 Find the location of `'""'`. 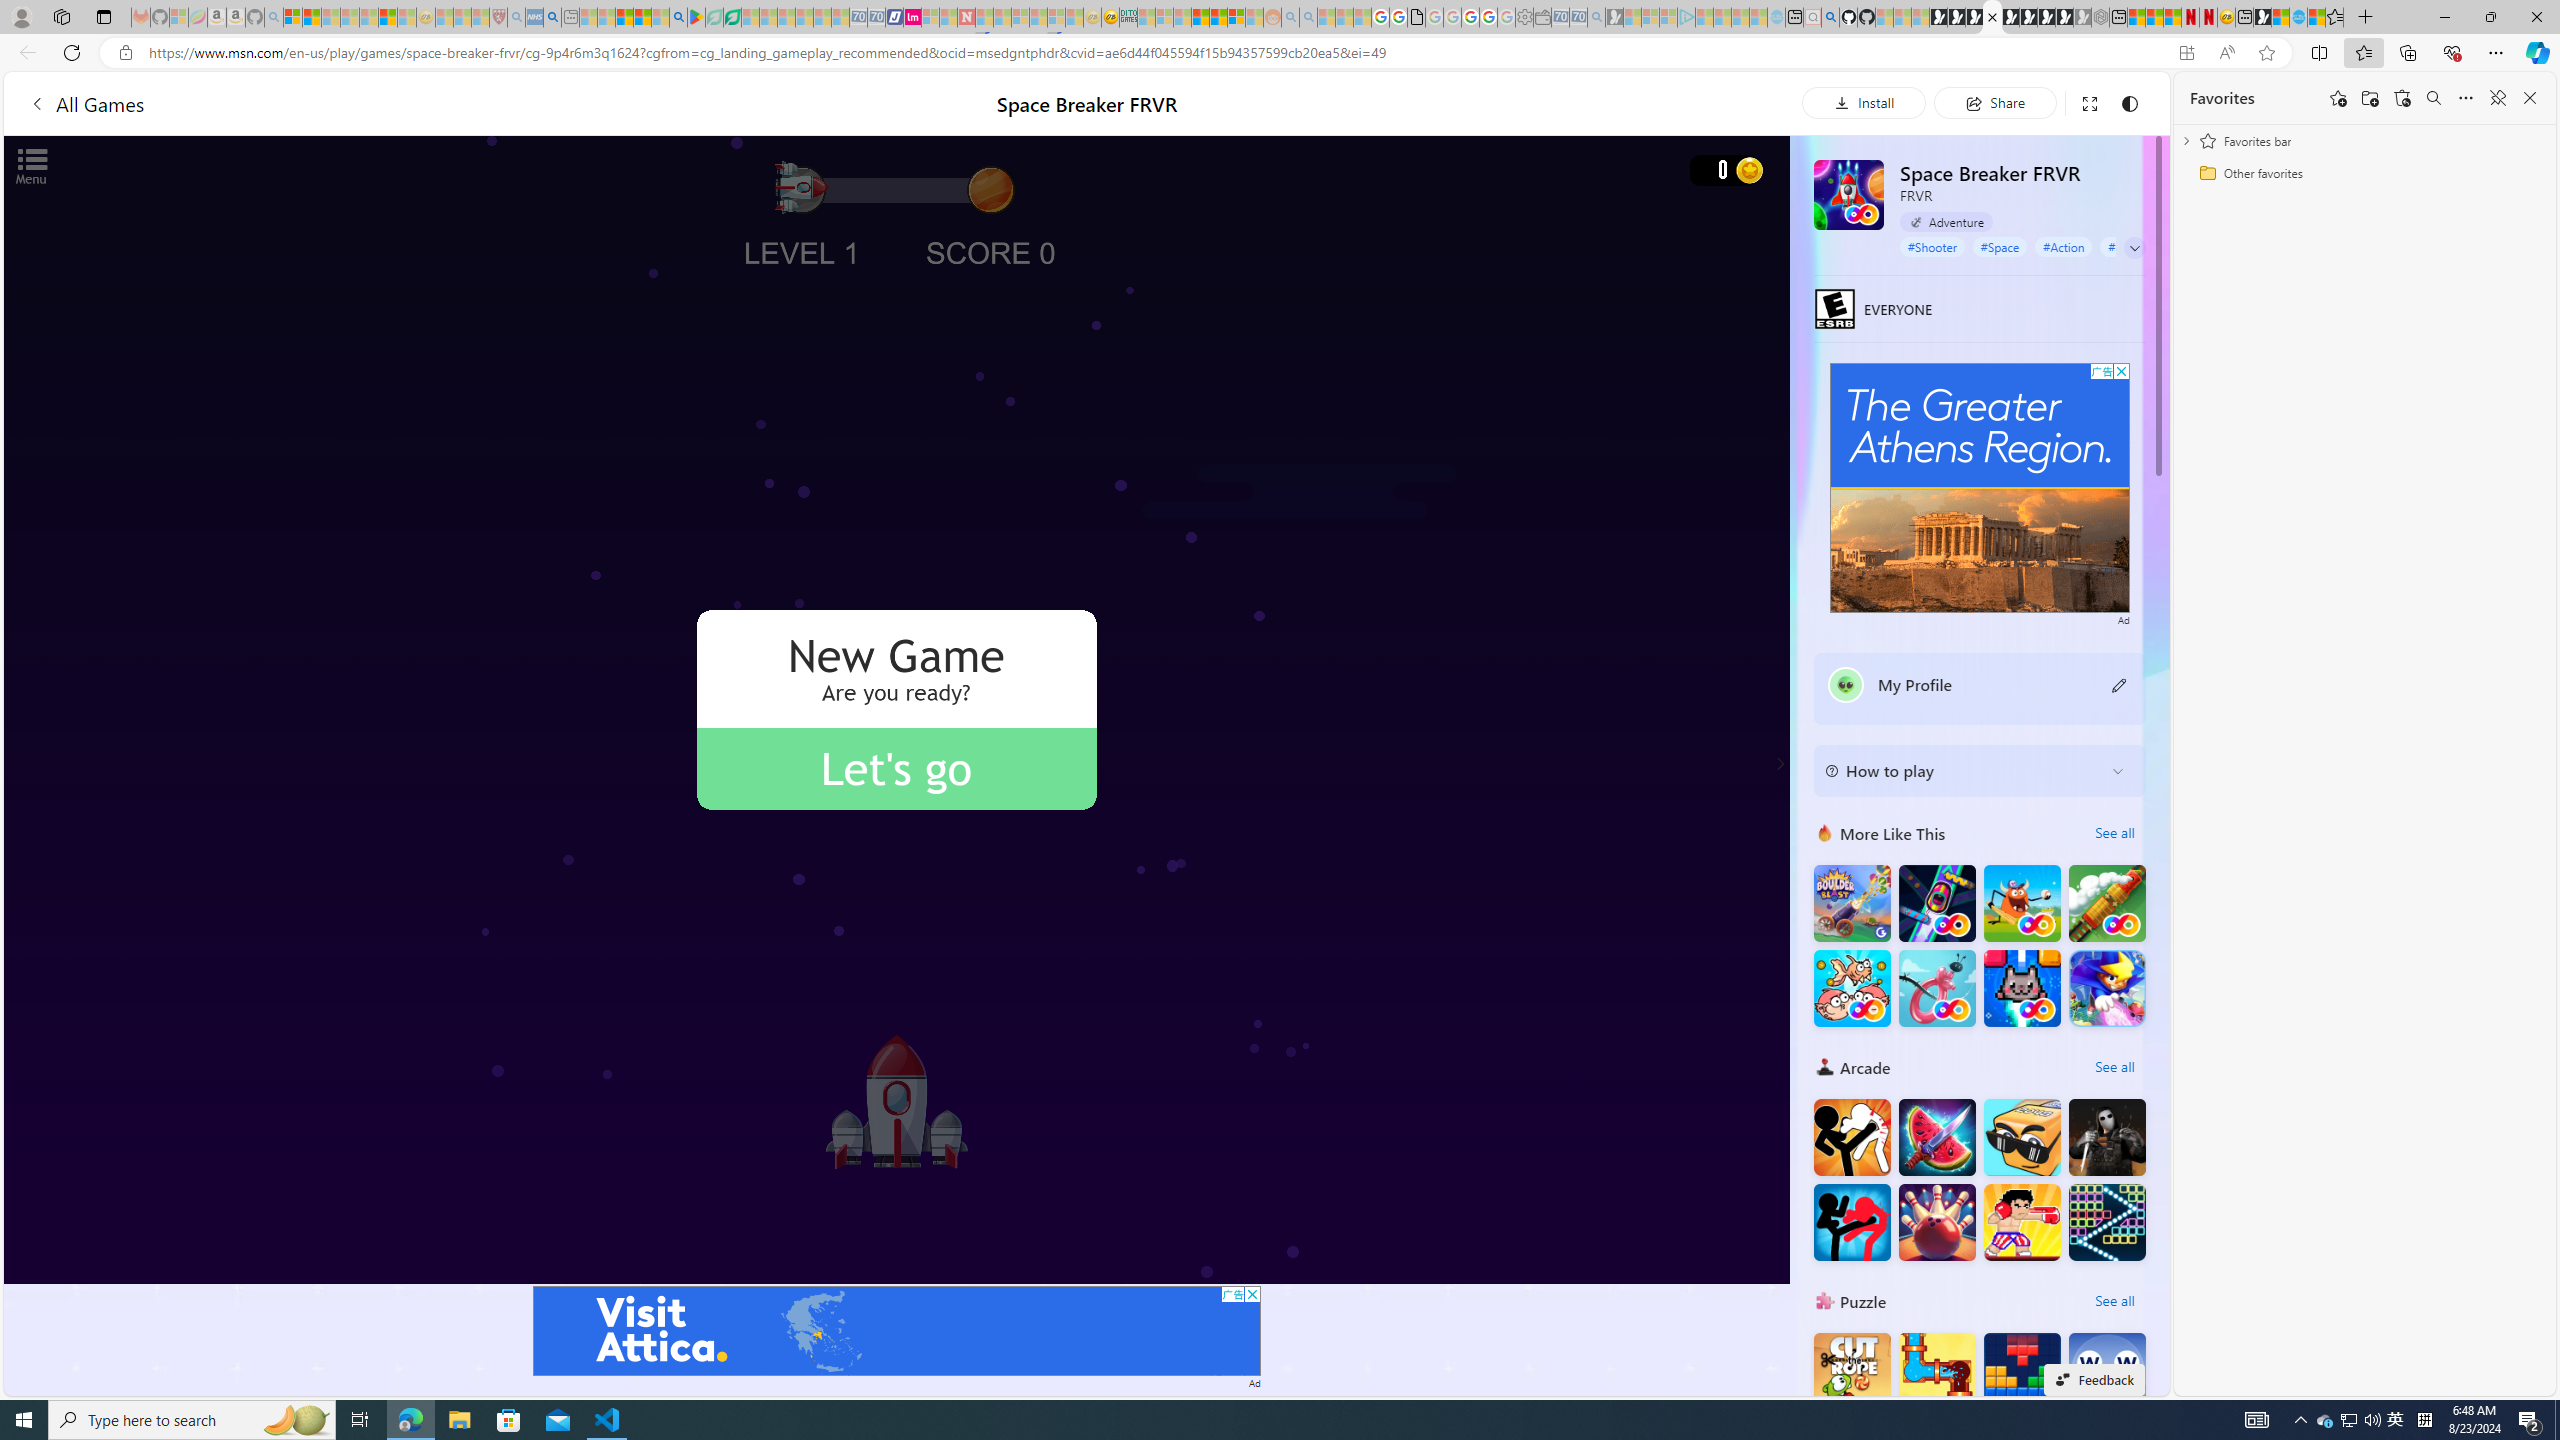

'""' is located at coordinates (1844, 685).